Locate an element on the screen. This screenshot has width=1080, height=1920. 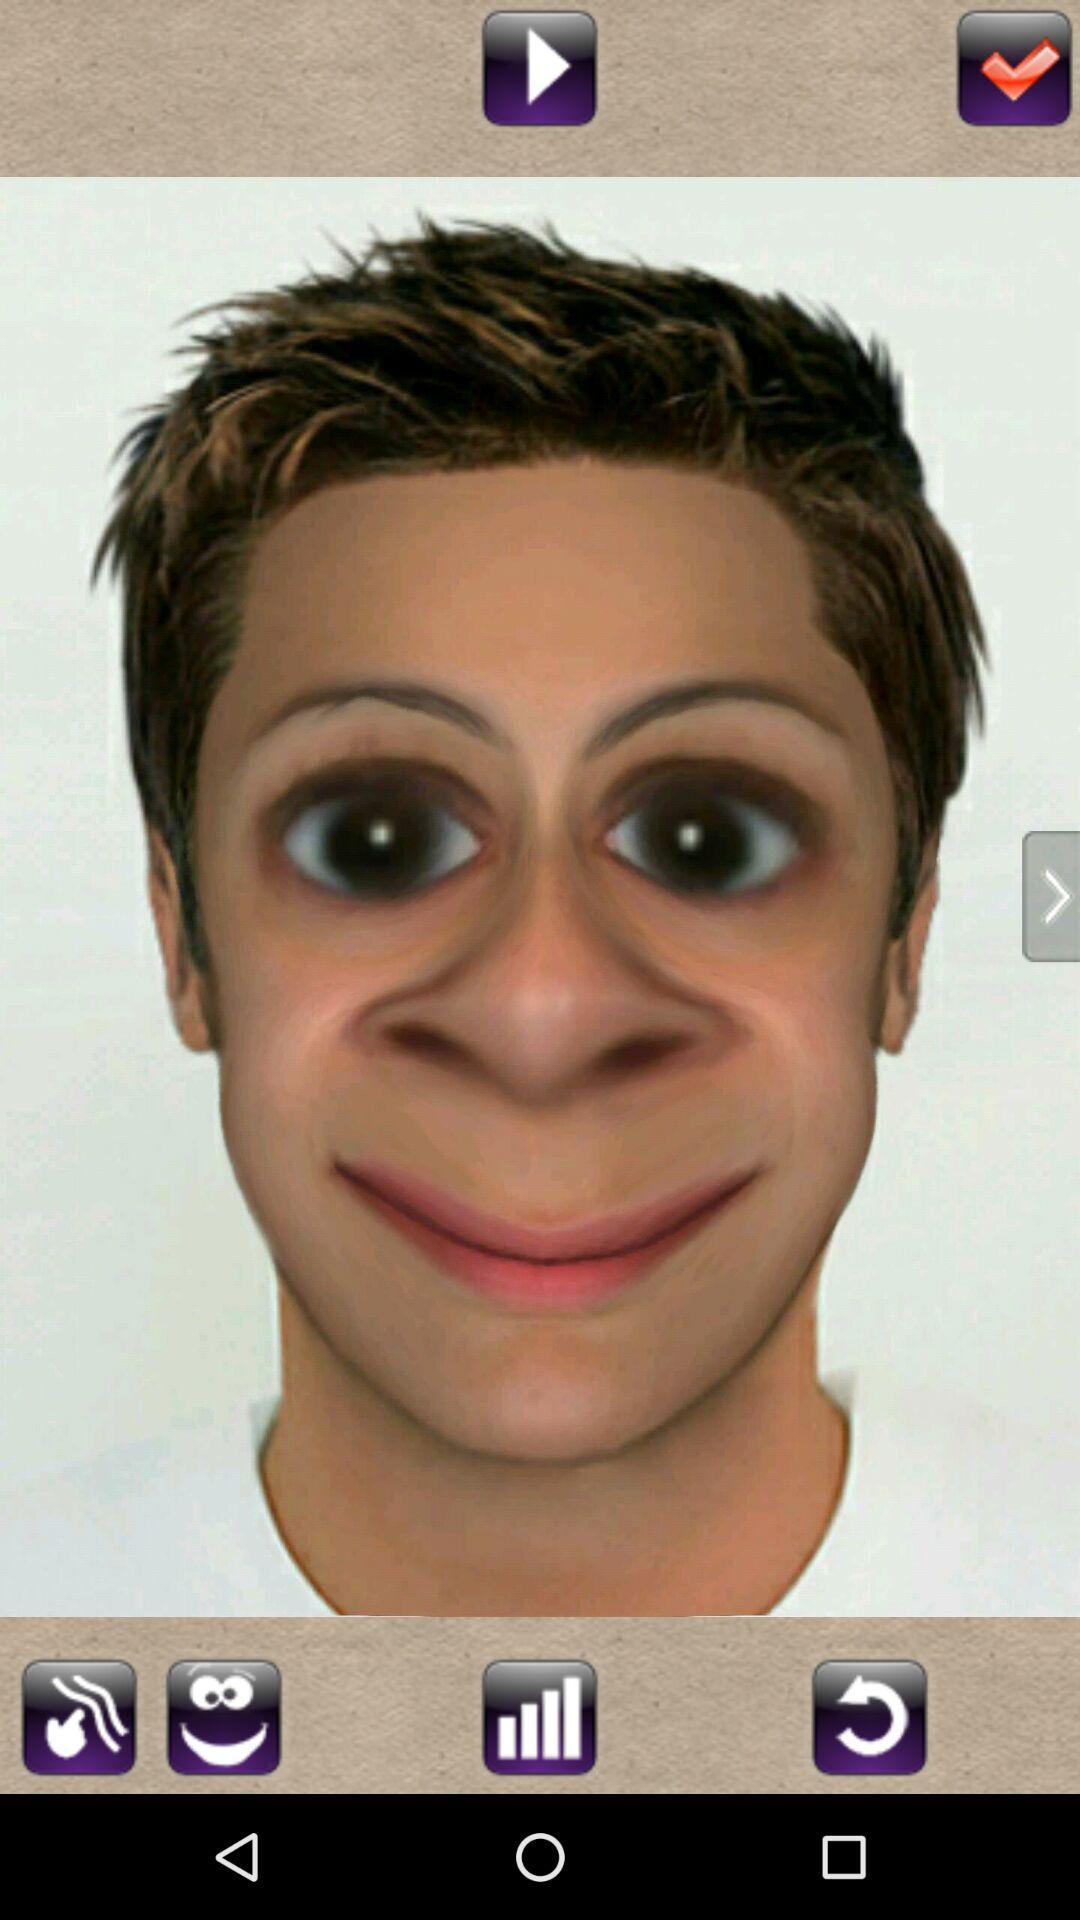
the item on the right is located at coordinates (1050, 895).